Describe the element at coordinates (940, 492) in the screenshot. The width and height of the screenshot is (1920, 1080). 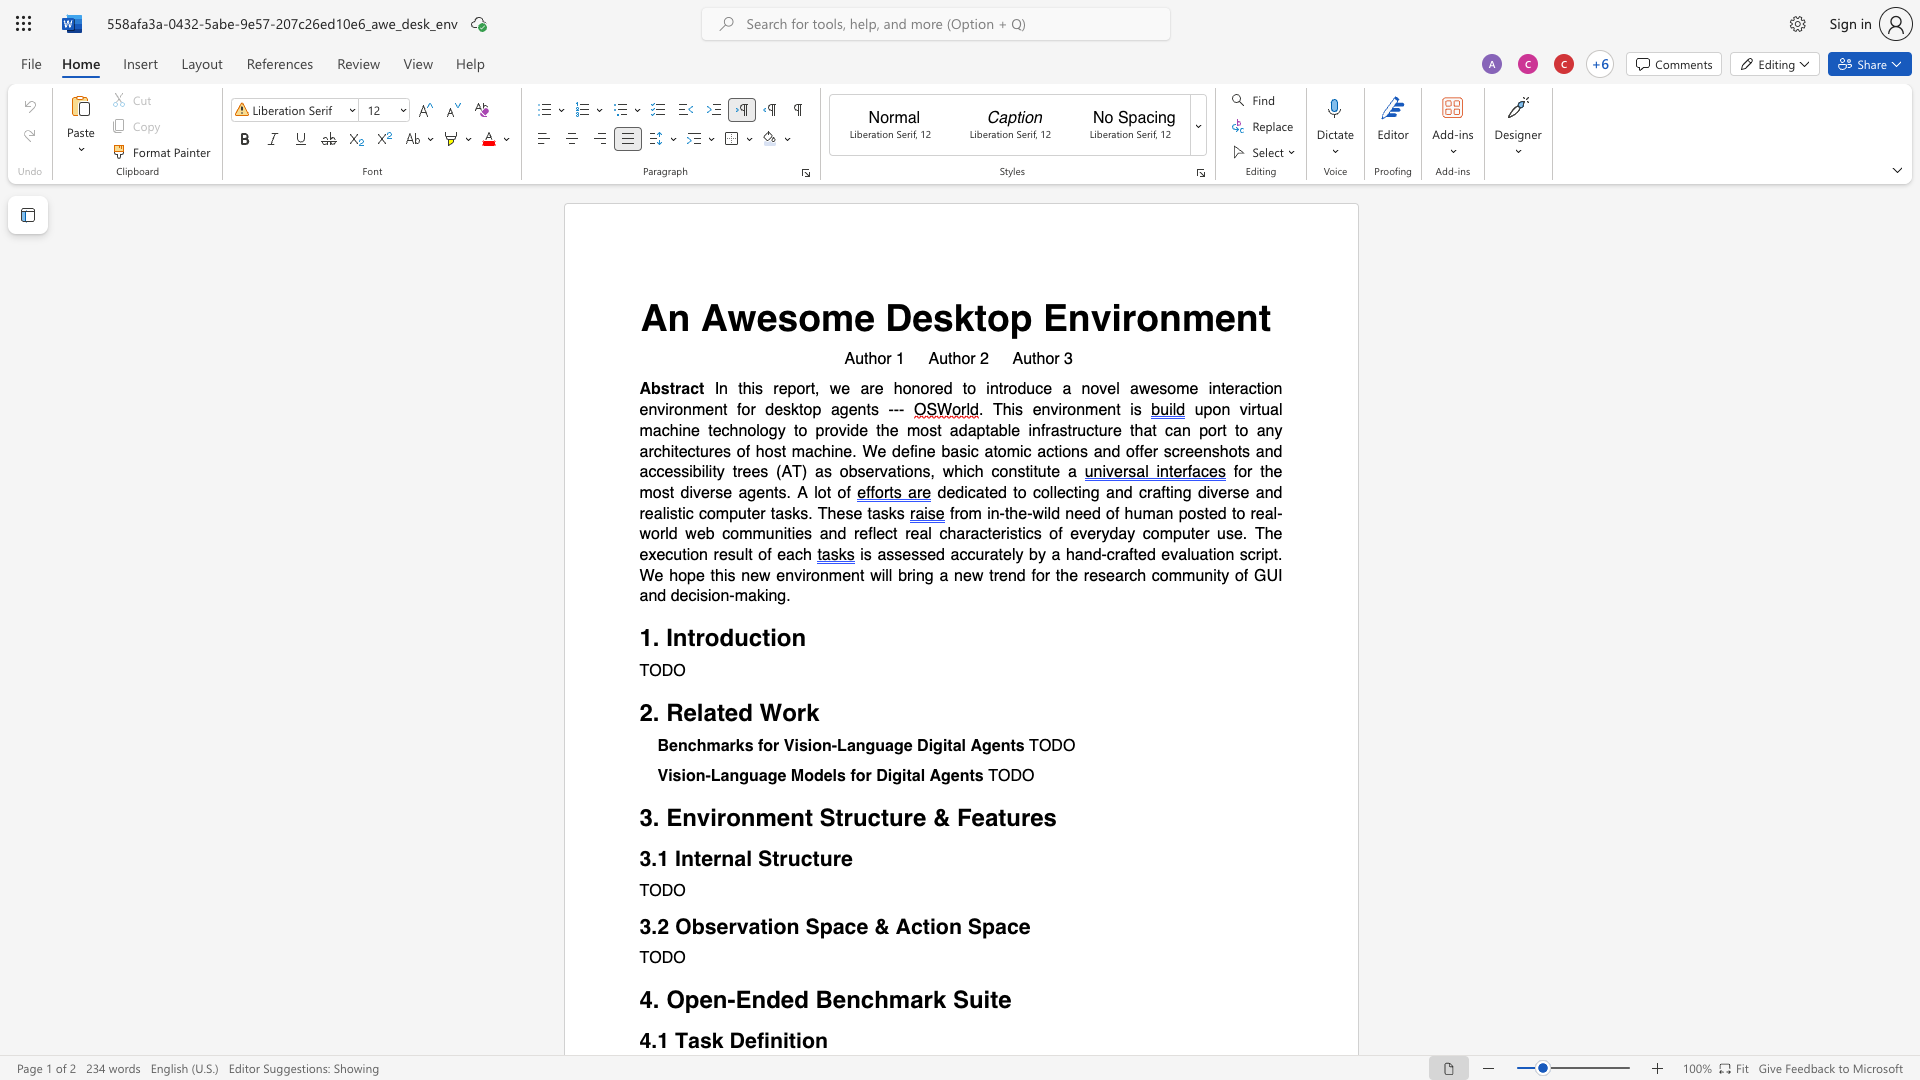
I see `the 1th character "d" in the text` at that location.